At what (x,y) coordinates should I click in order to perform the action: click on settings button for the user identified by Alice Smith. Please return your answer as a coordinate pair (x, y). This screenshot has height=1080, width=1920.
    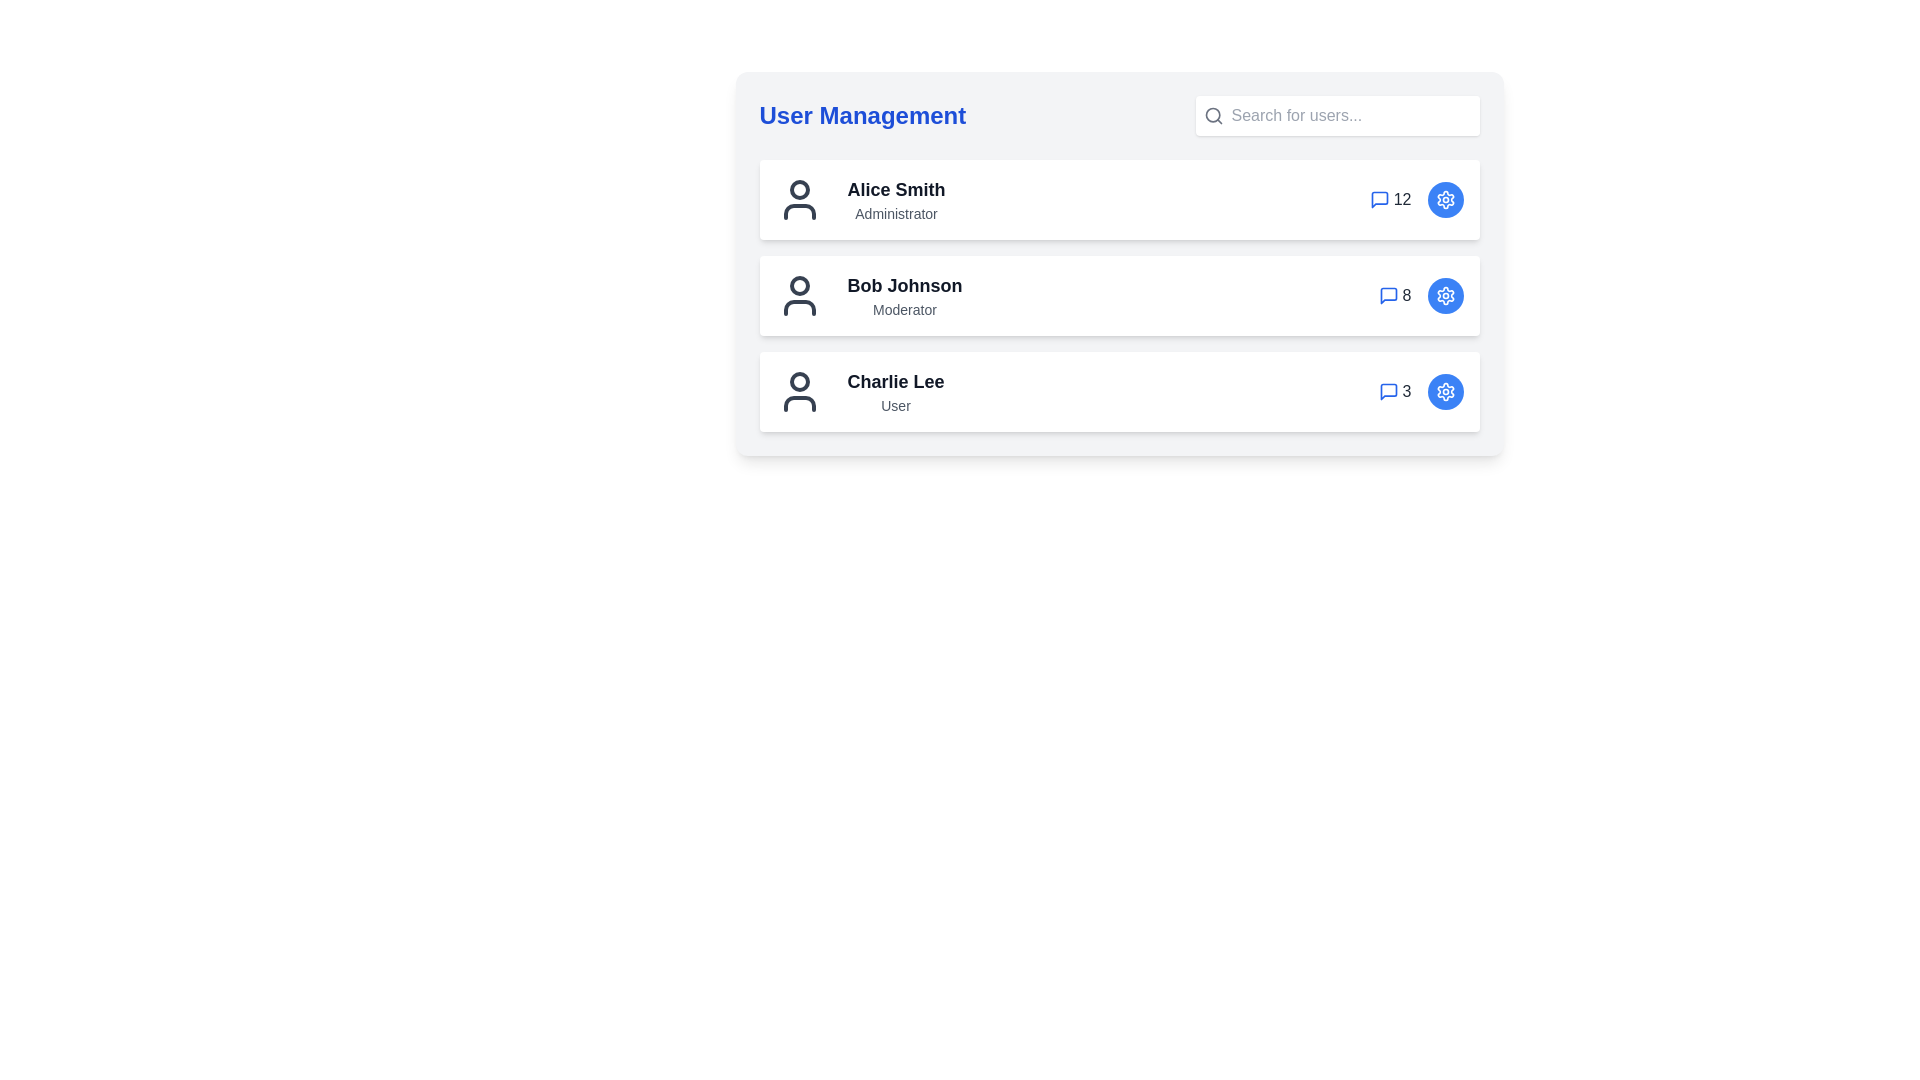
    Looking at the image, I should click on (1445, 200).